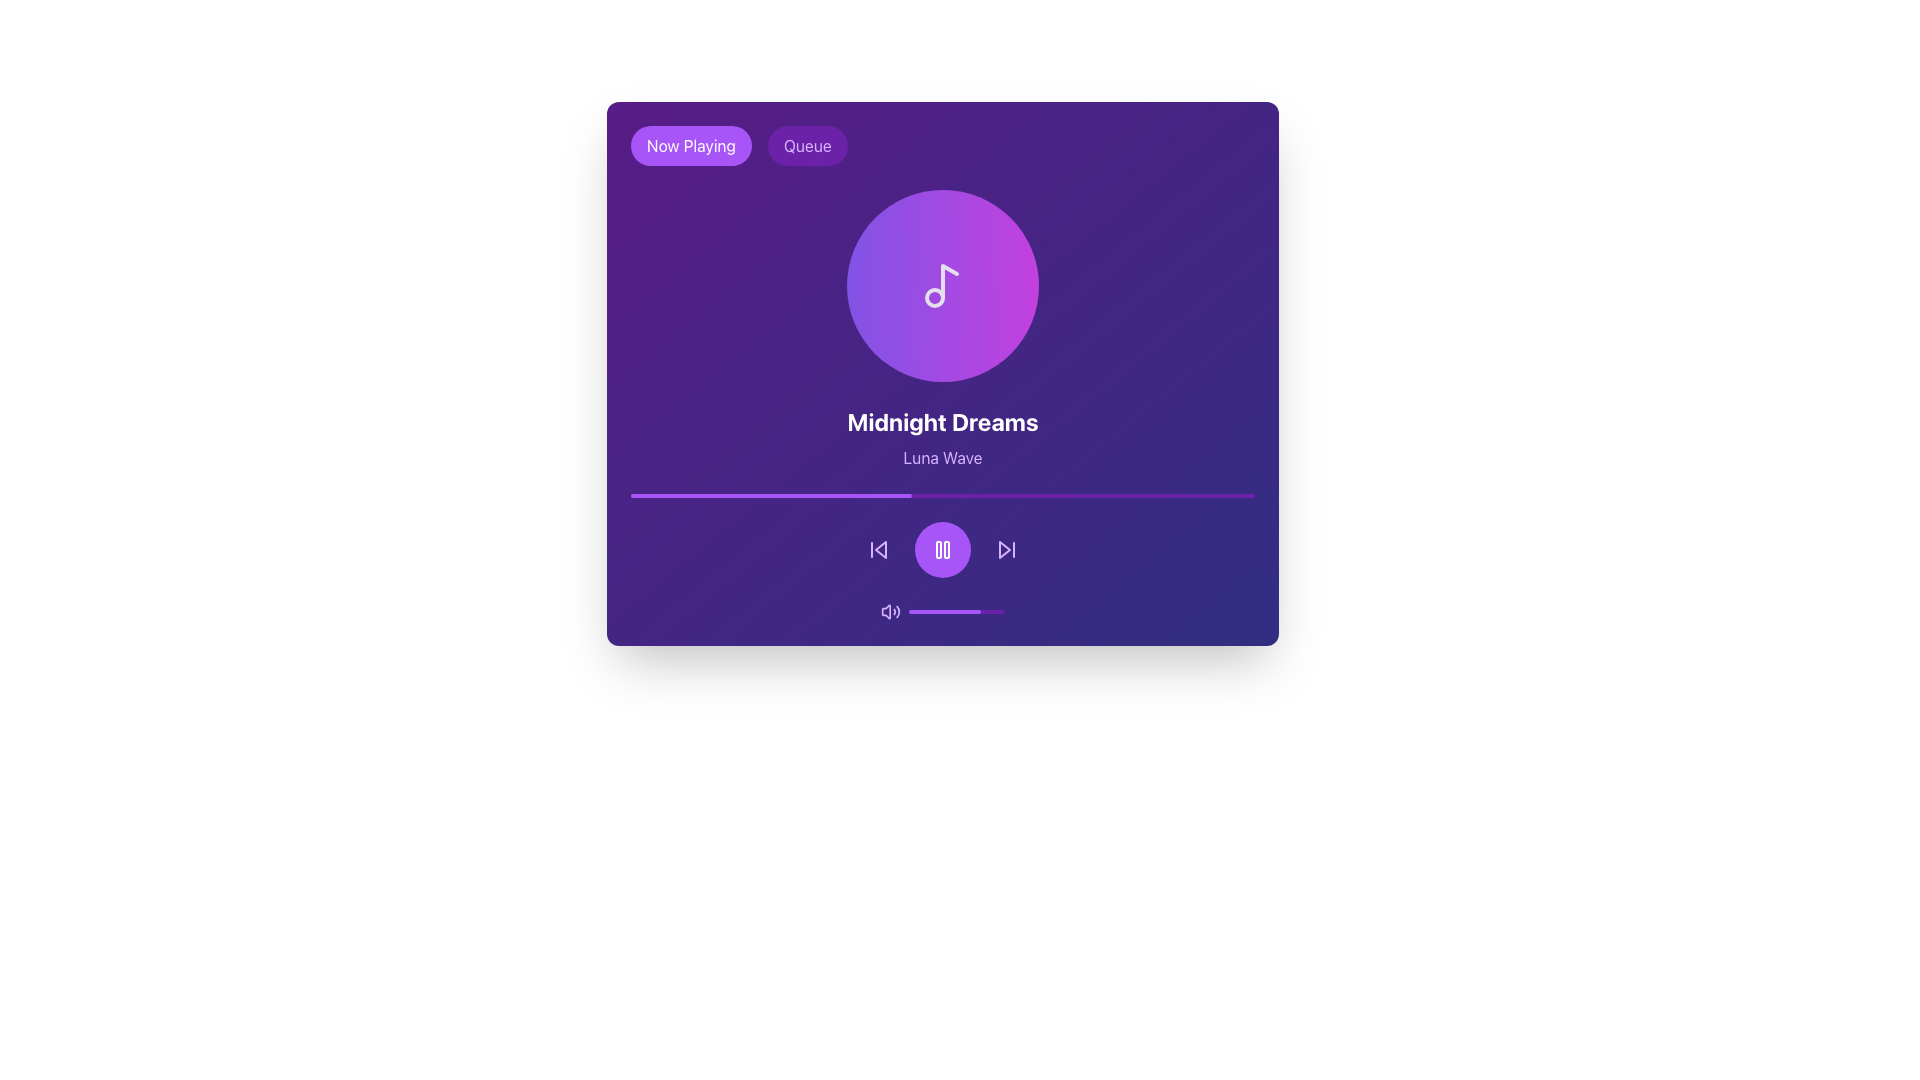 The width and height of the screenshot is (1920, 1080). What do you see at coordinates (955, 611) in the screenshot?
I see `the horizontal progress bar styled with a purple background located in the volume adjustment section to adjust the volume` at bounding box center [955, 611].